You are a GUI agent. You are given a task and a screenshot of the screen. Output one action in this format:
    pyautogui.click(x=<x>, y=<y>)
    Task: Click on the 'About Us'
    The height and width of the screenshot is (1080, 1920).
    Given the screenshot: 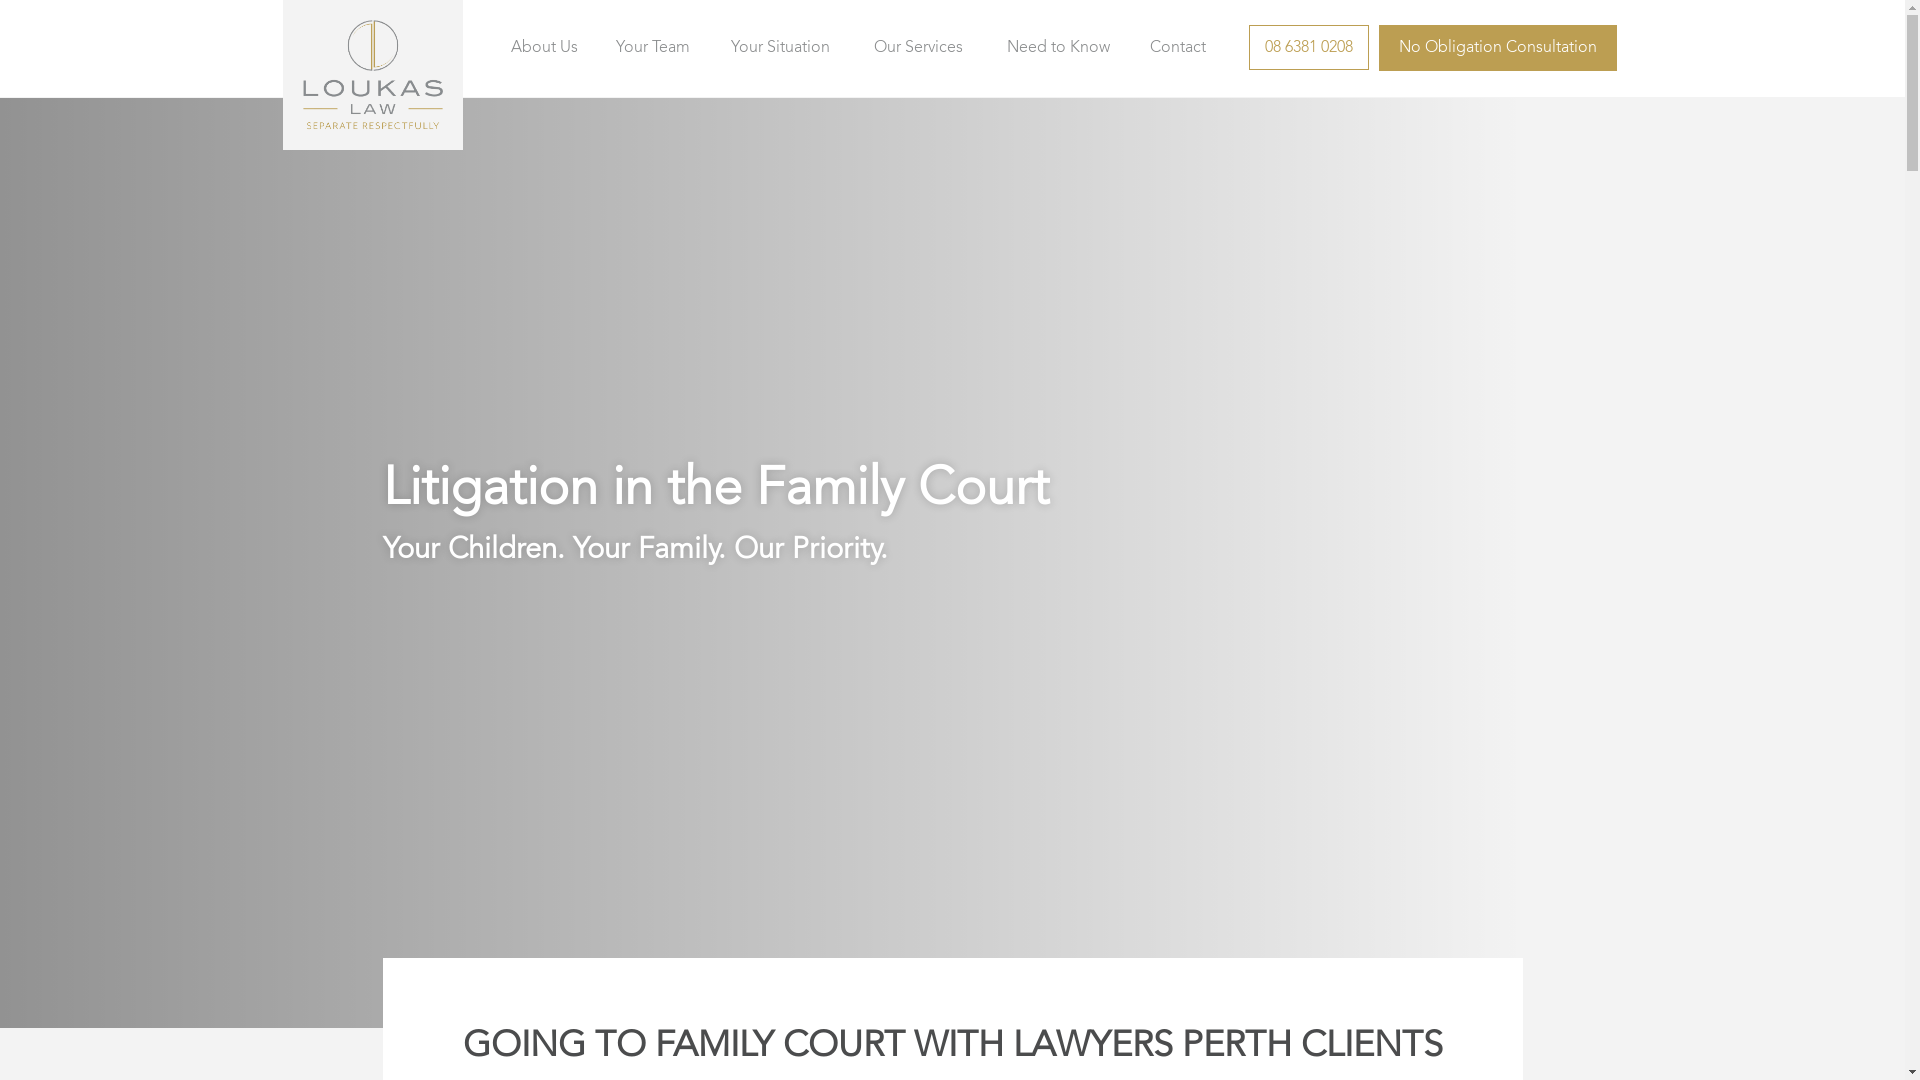 What is the action you would take?
    pyautogui.click(x=503, y=47)
    